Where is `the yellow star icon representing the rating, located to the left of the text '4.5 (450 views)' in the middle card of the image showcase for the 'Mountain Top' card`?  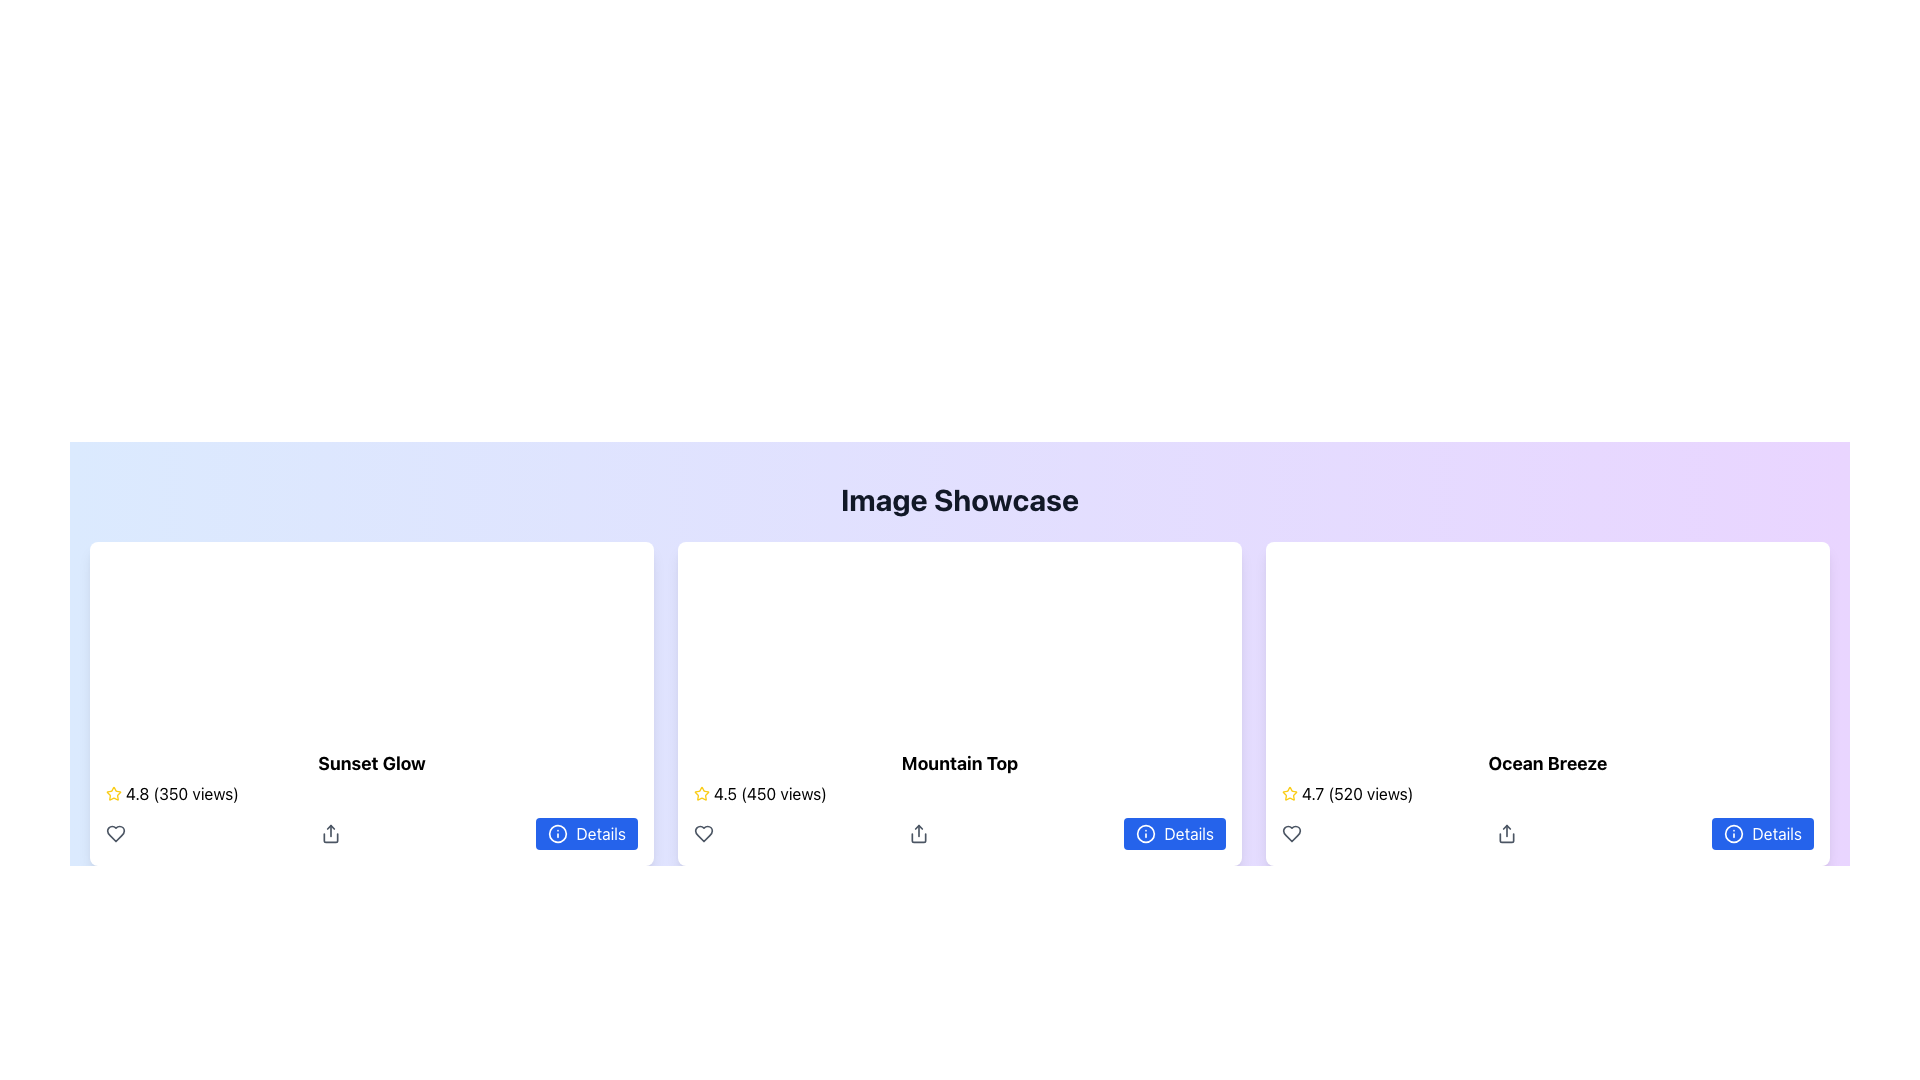
the yellow star icon representing the rating, located to the left of the text '4.5 (450 views)' in the middle card of the image showcase for the 'Mountain Top' card is located at coordinates (701, 792).